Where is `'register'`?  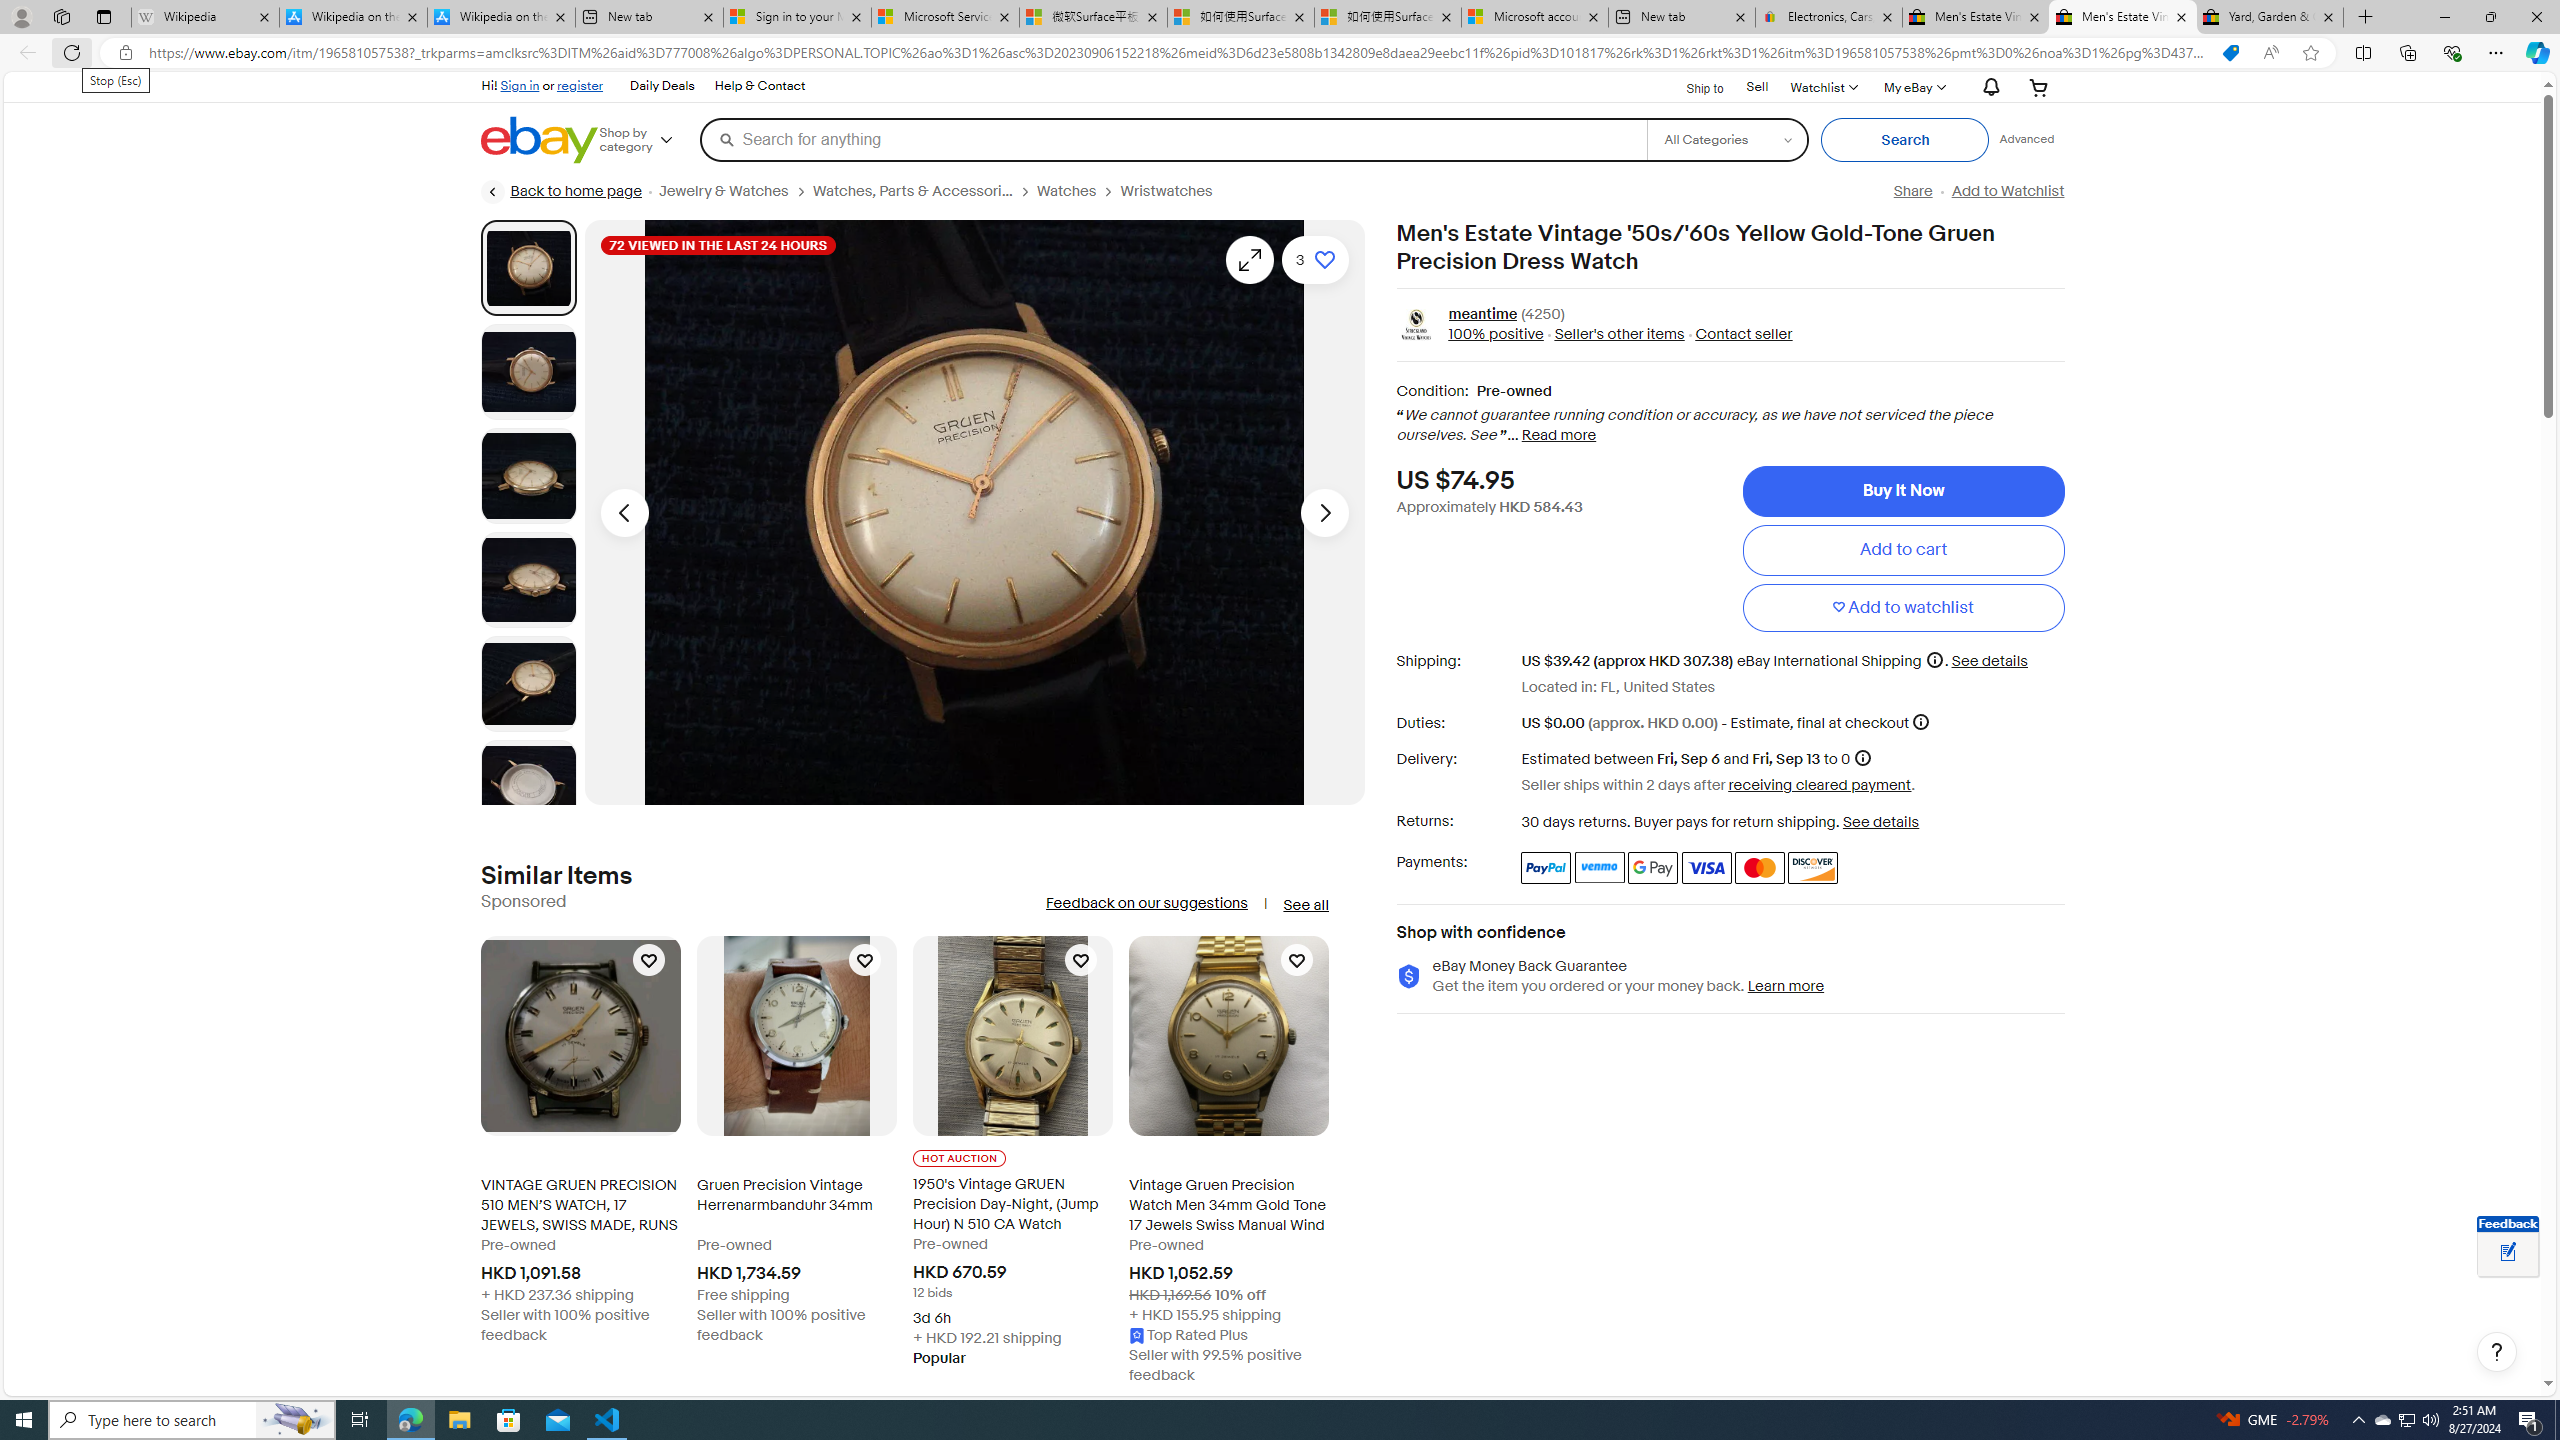 'register' is located at coordinates (578, 84).